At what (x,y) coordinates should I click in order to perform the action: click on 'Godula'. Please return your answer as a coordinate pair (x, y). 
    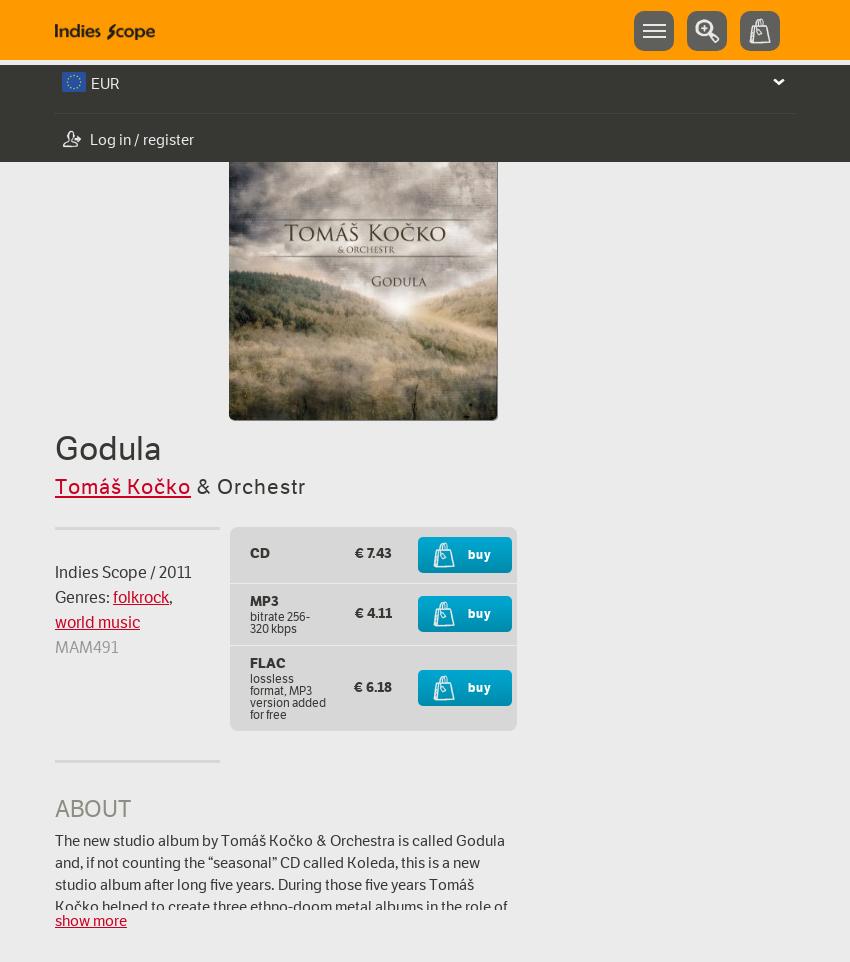
    Looking at the image, I should click on (107, 448).